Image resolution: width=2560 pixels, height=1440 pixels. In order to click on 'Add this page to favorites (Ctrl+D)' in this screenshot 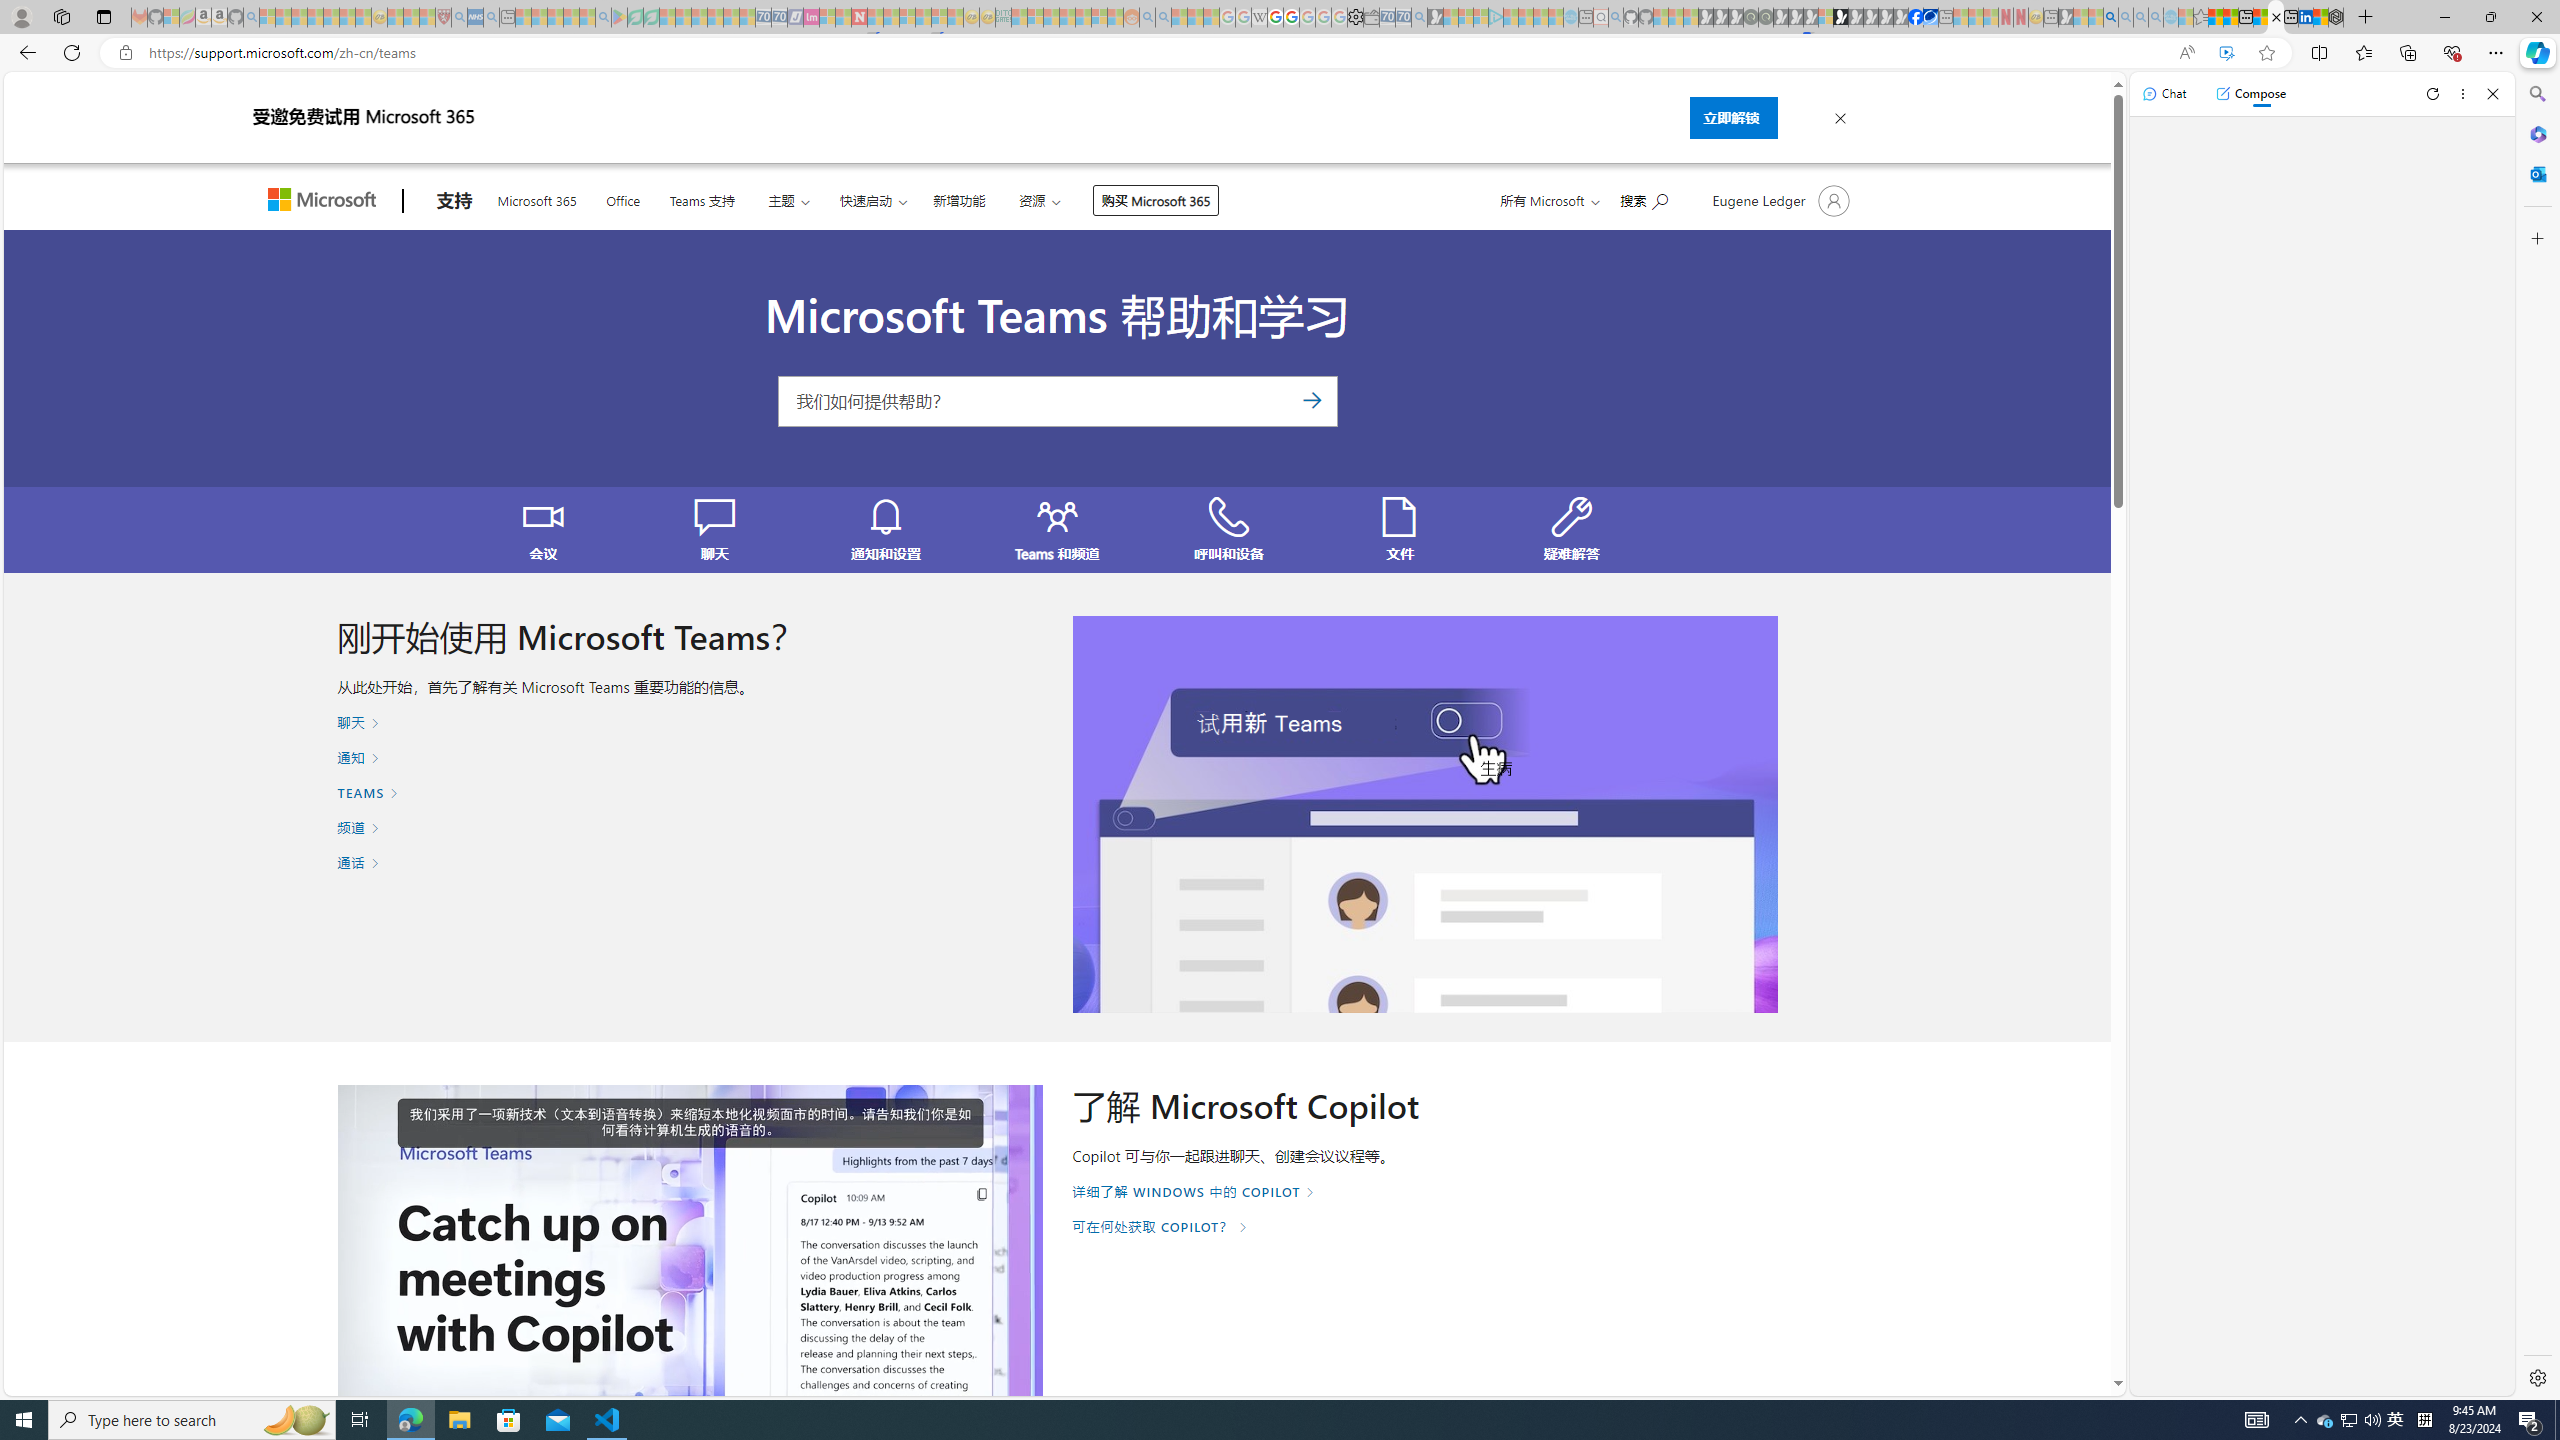, I will do `click(2266, 53)`.